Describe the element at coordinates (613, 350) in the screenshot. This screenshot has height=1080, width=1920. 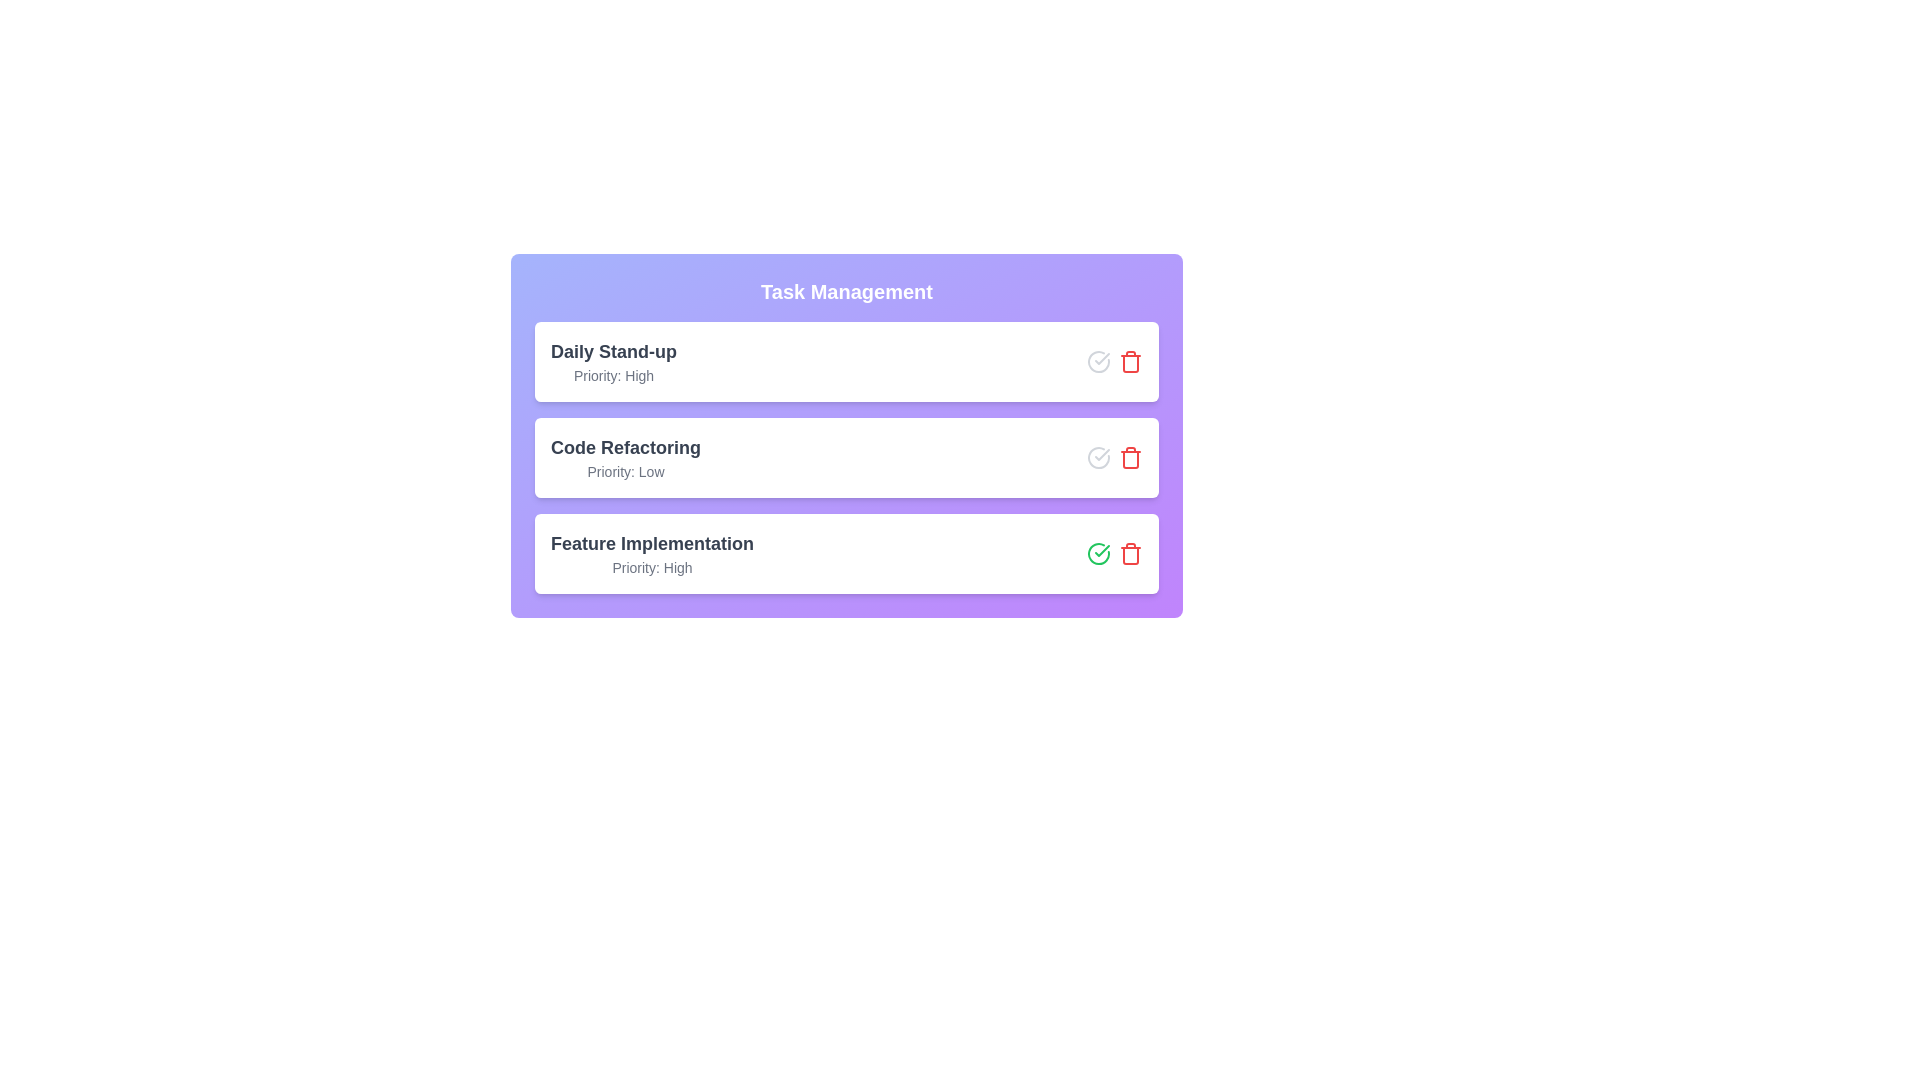
I see `the task title Daily Stand-up by clicking on it` at that location.